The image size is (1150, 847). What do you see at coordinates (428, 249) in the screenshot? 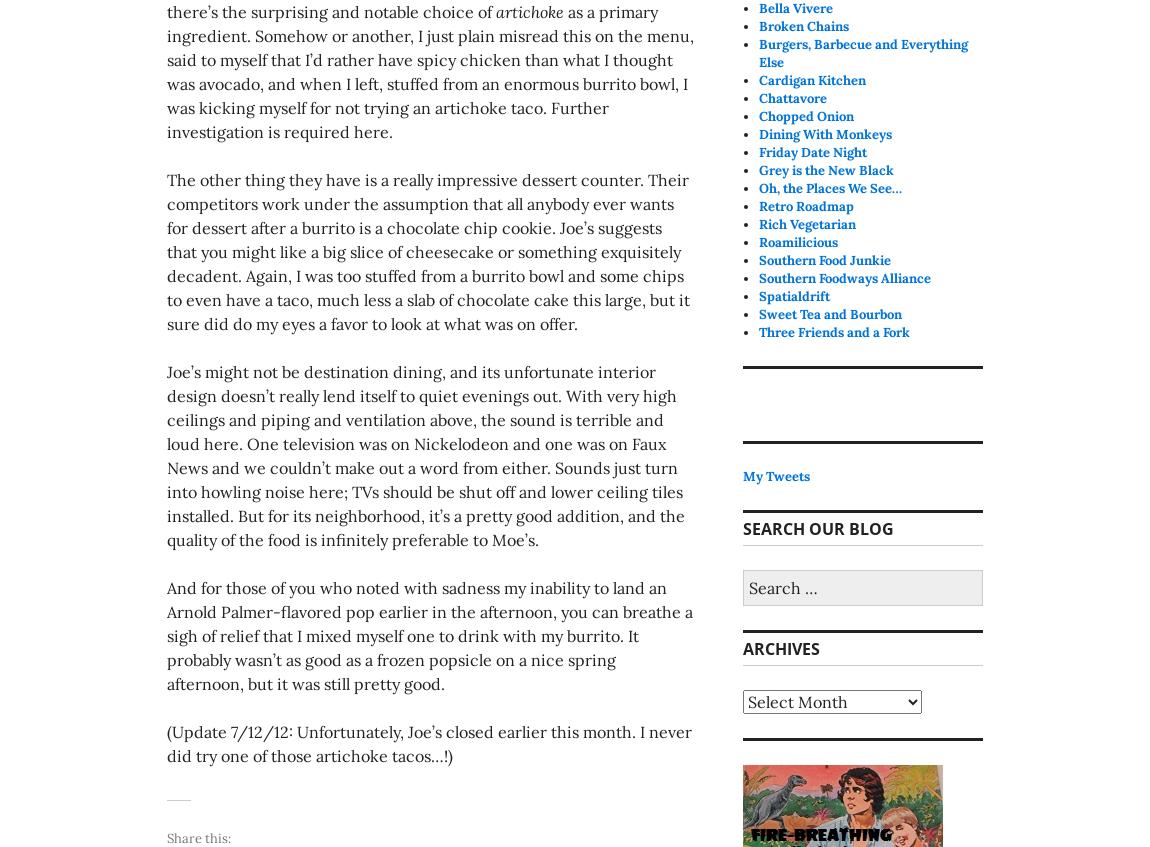
I see `'The other thing they have is a really impressive dessert counter.  Their competitors work under the assumption that all anybody ever wants for dessert after a burrito is a chocolate chip cookie.  Joe’s suggests that you might like a big slice of cheesecake or something exquisitely decadent.  Again, I was too stuffed from a burrito bowl and some chips to even have a taco, much less a slab of chocolate cake this large, but it sure did do my eyes a favor to look at what was on offer.'` at bounding box center [428, 249].